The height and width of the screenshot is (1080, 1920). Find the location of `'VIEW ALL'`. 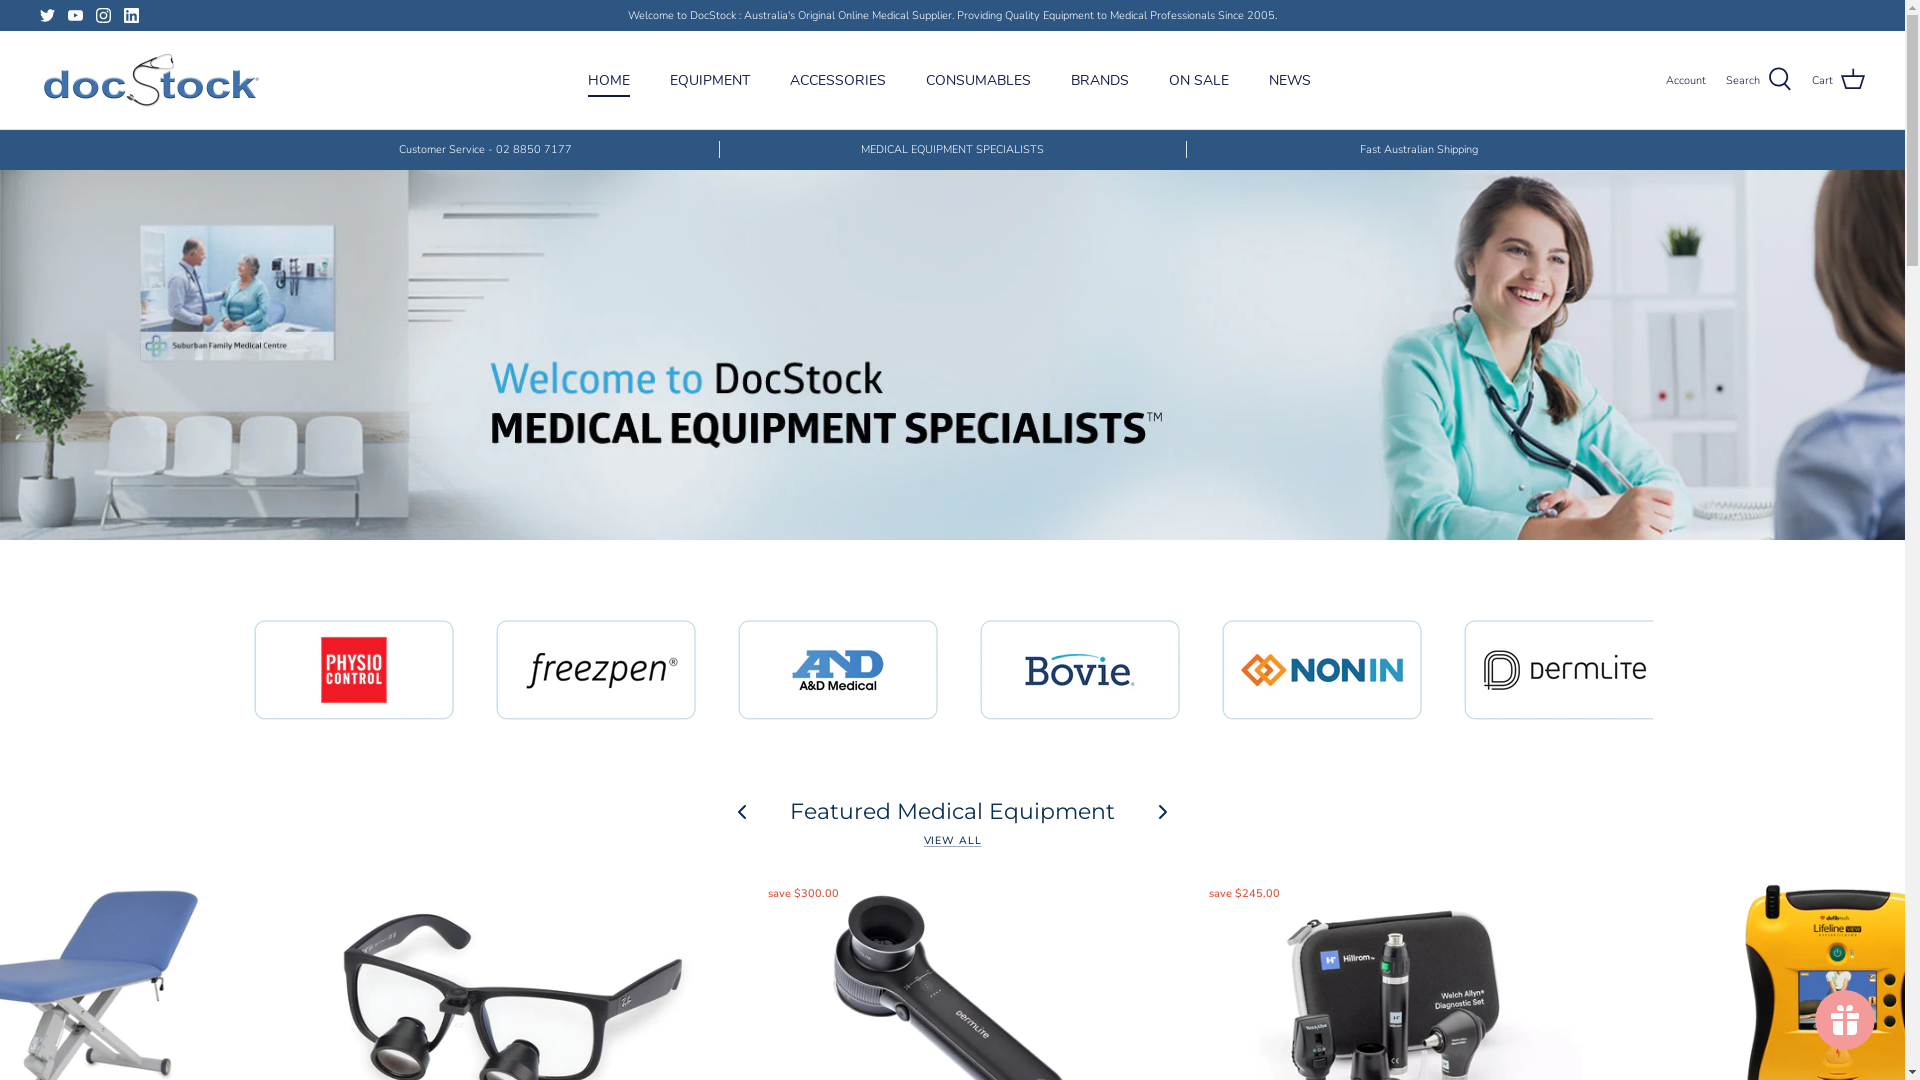

'VIEW ALL' is located at coordinates (952, 840).